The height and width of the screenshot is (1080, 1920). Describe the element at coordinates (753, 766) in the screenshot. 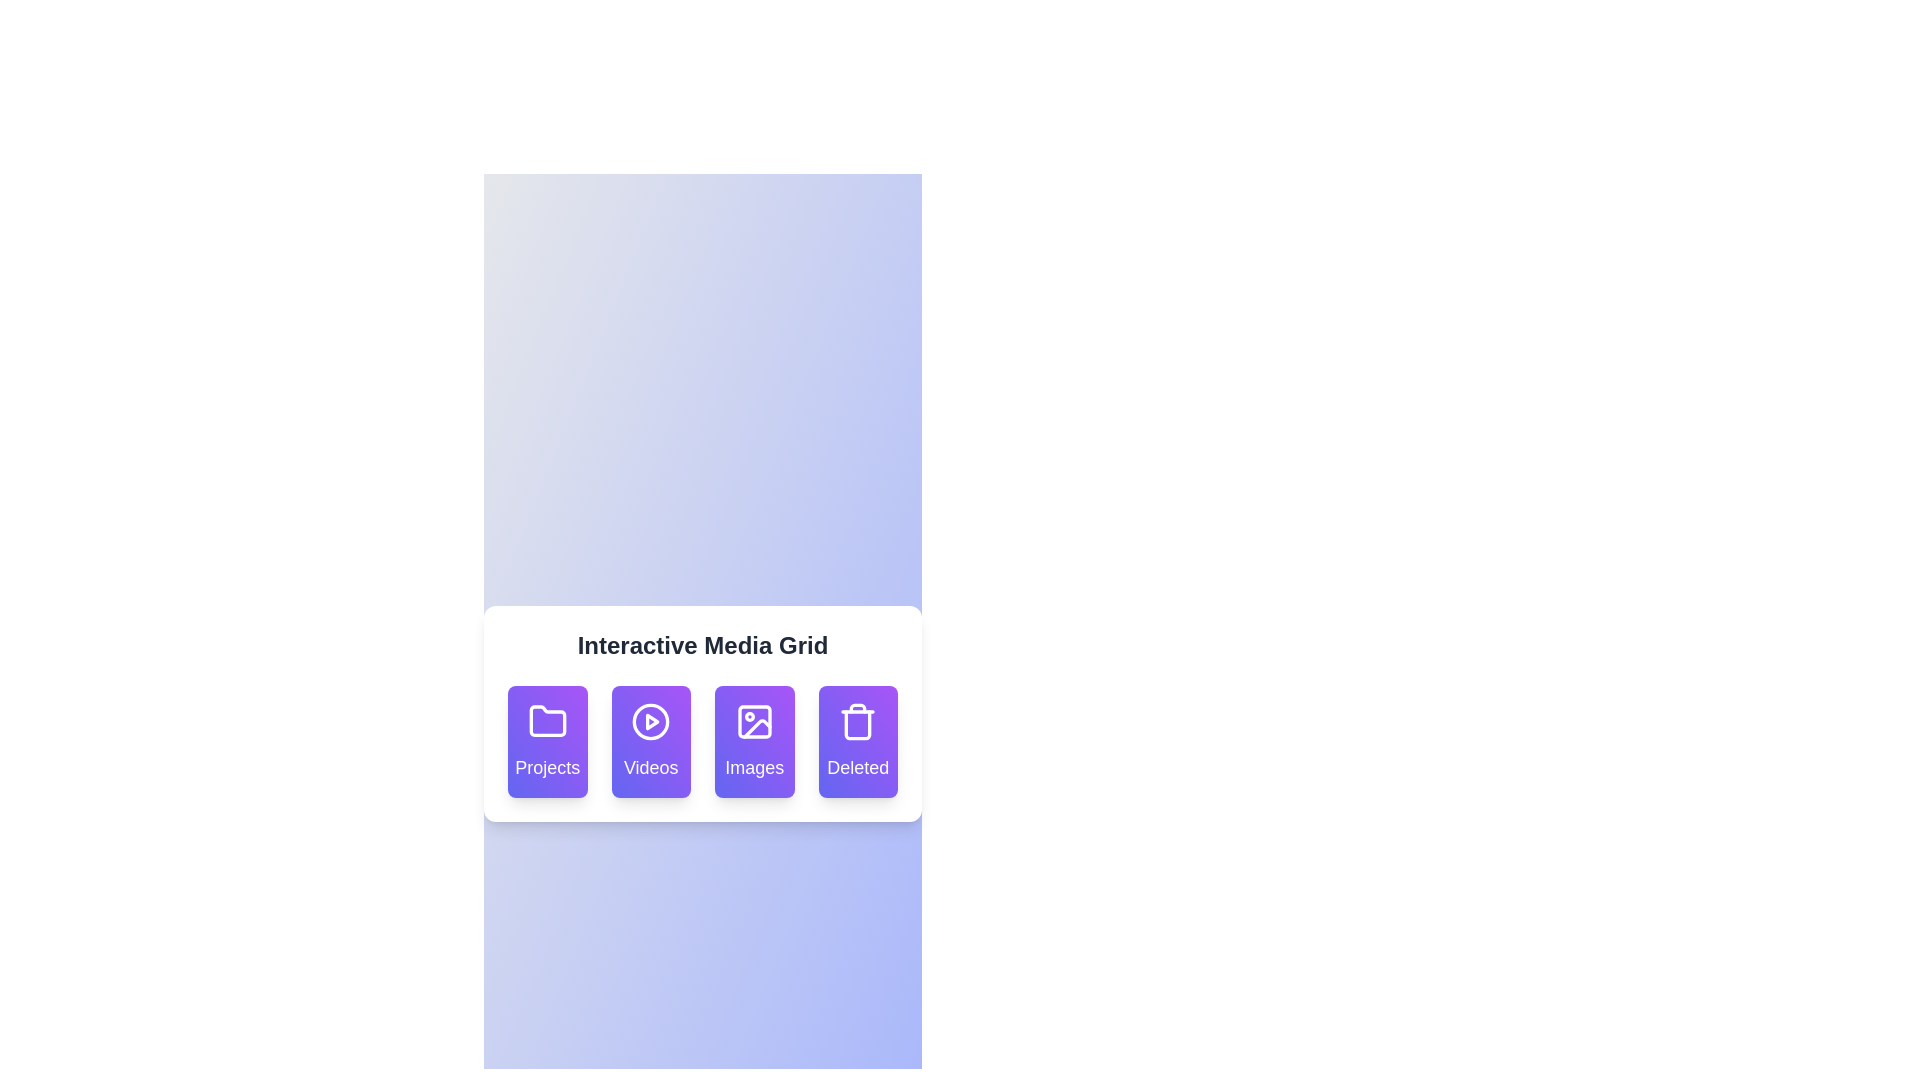

I see `text of the label located beneath the image outline icon on the purple button in the 'Interactive Media Grid' to understand its function` at that location.